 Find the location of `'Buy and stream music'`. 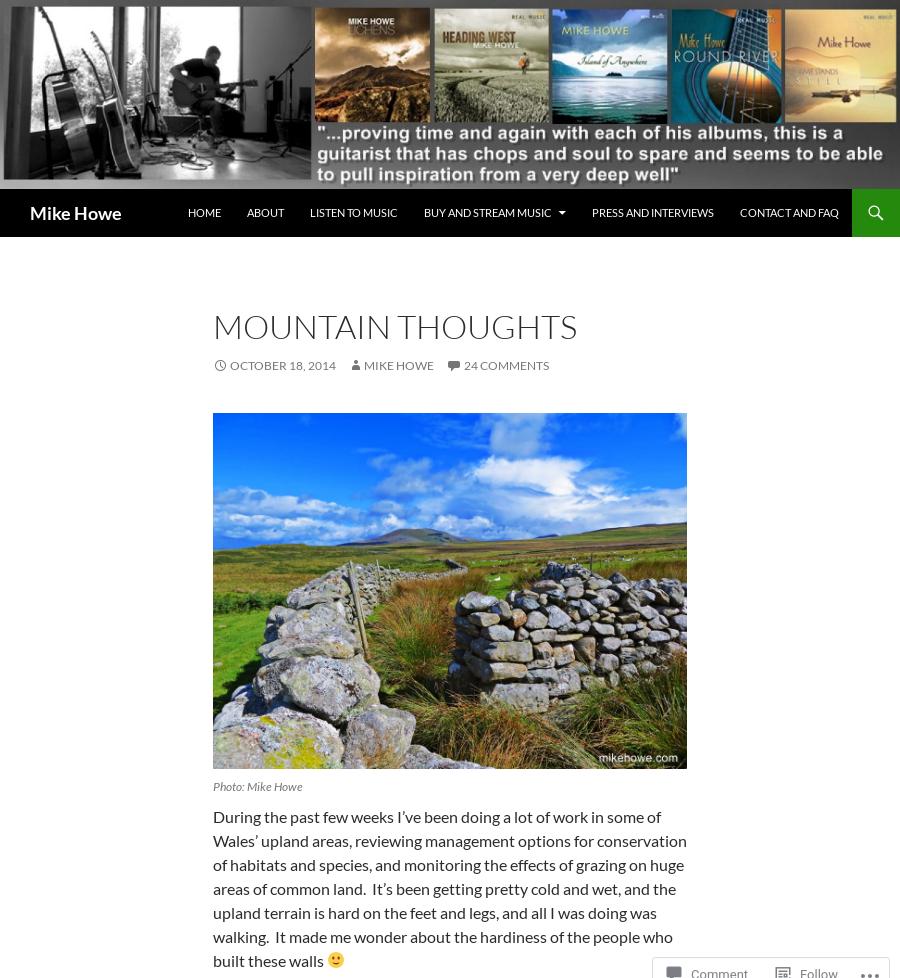

'Buy and stream music' is located at coordinates (486, 212).